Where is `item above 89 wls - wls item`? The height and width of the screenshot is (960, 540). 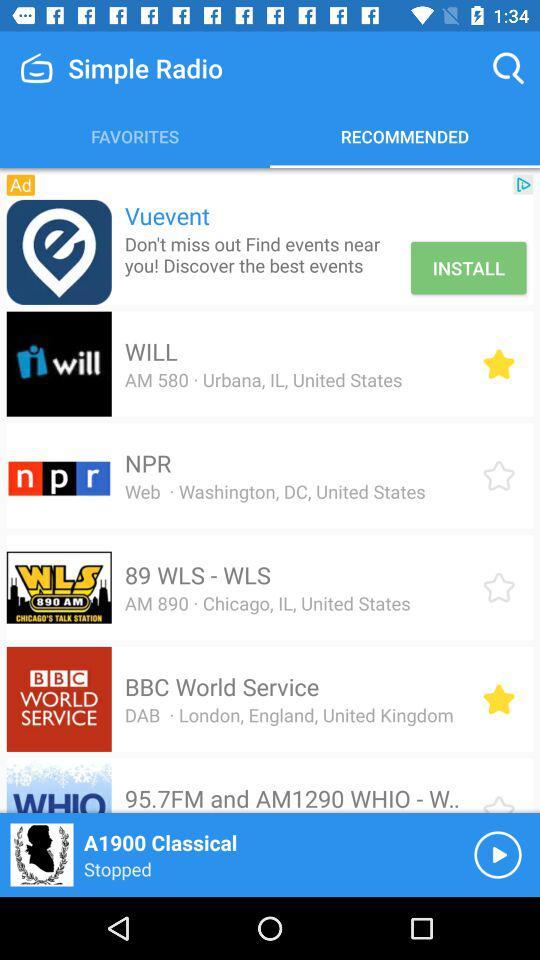 item above 89 wls - wls item is located at coordinates (274, 490).